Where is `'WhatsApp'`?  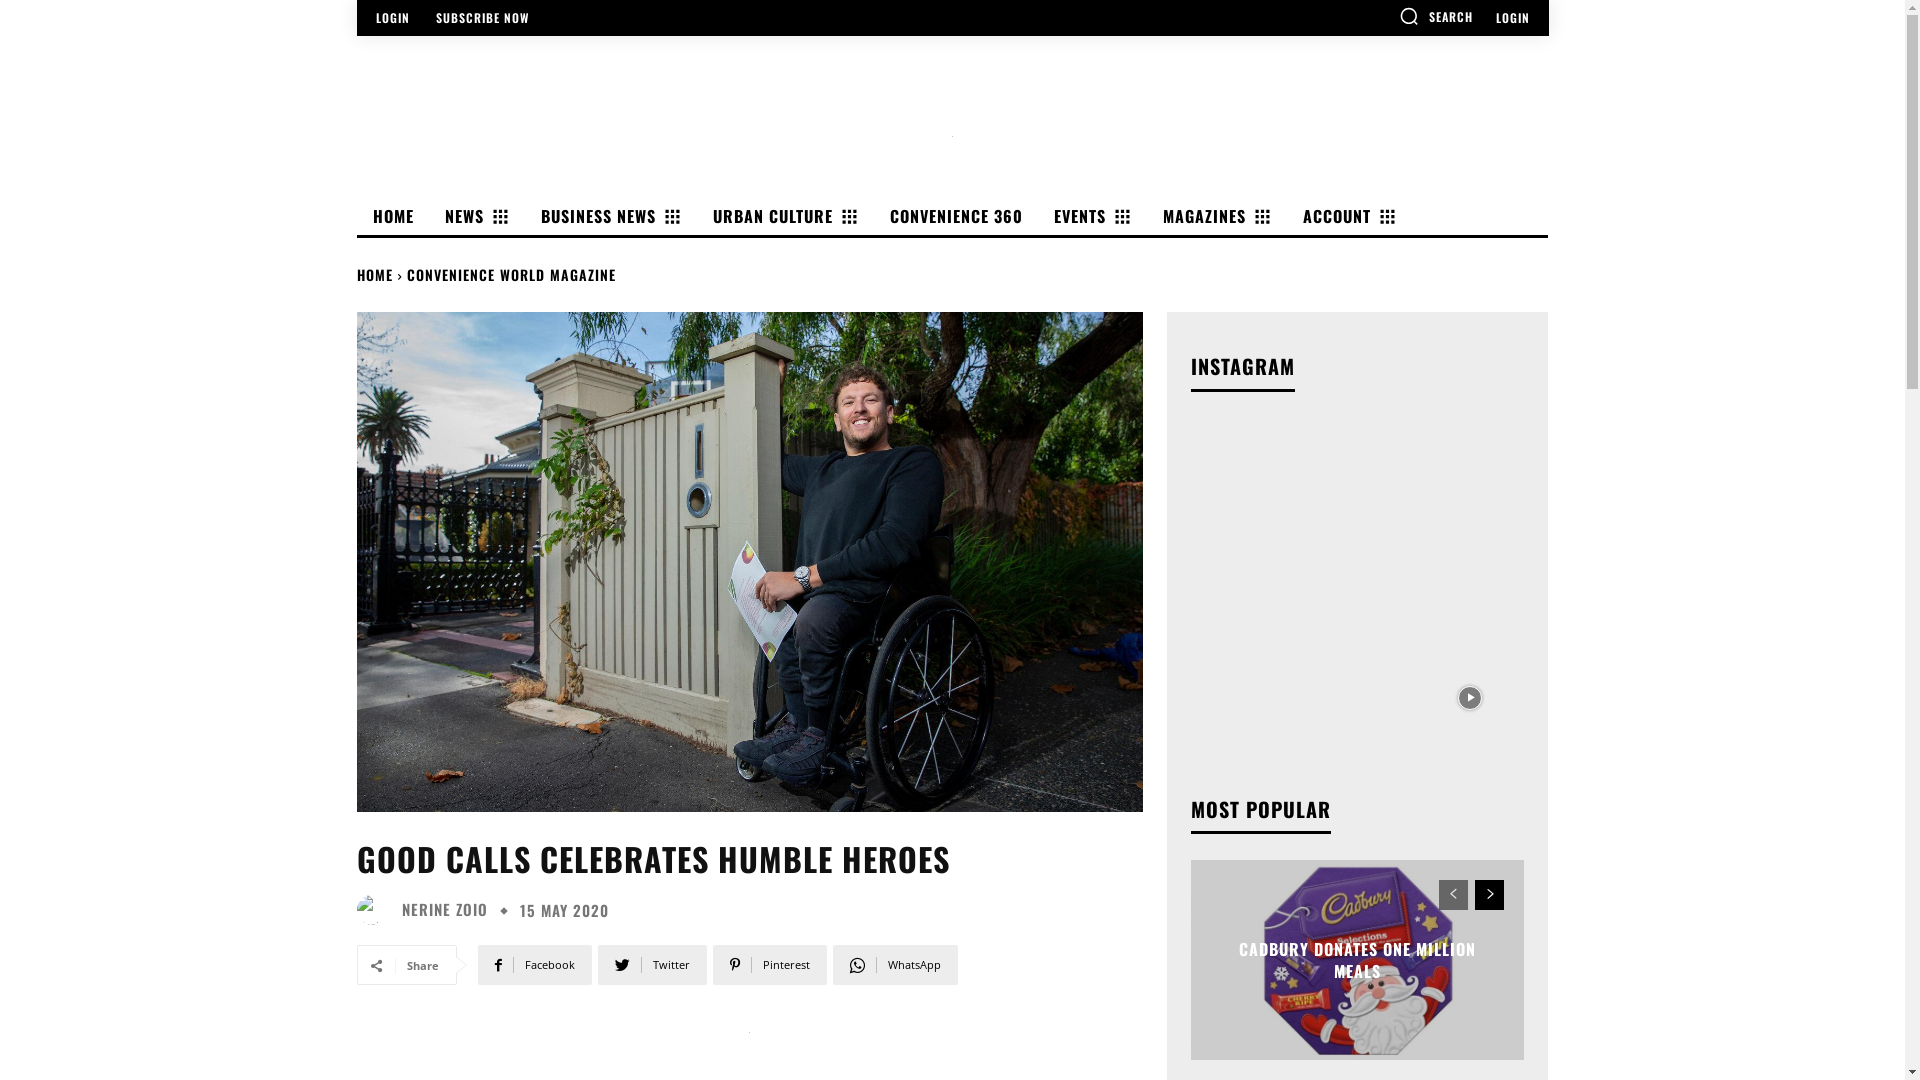 'WhatsApp' is located at coordinates (893, 963).